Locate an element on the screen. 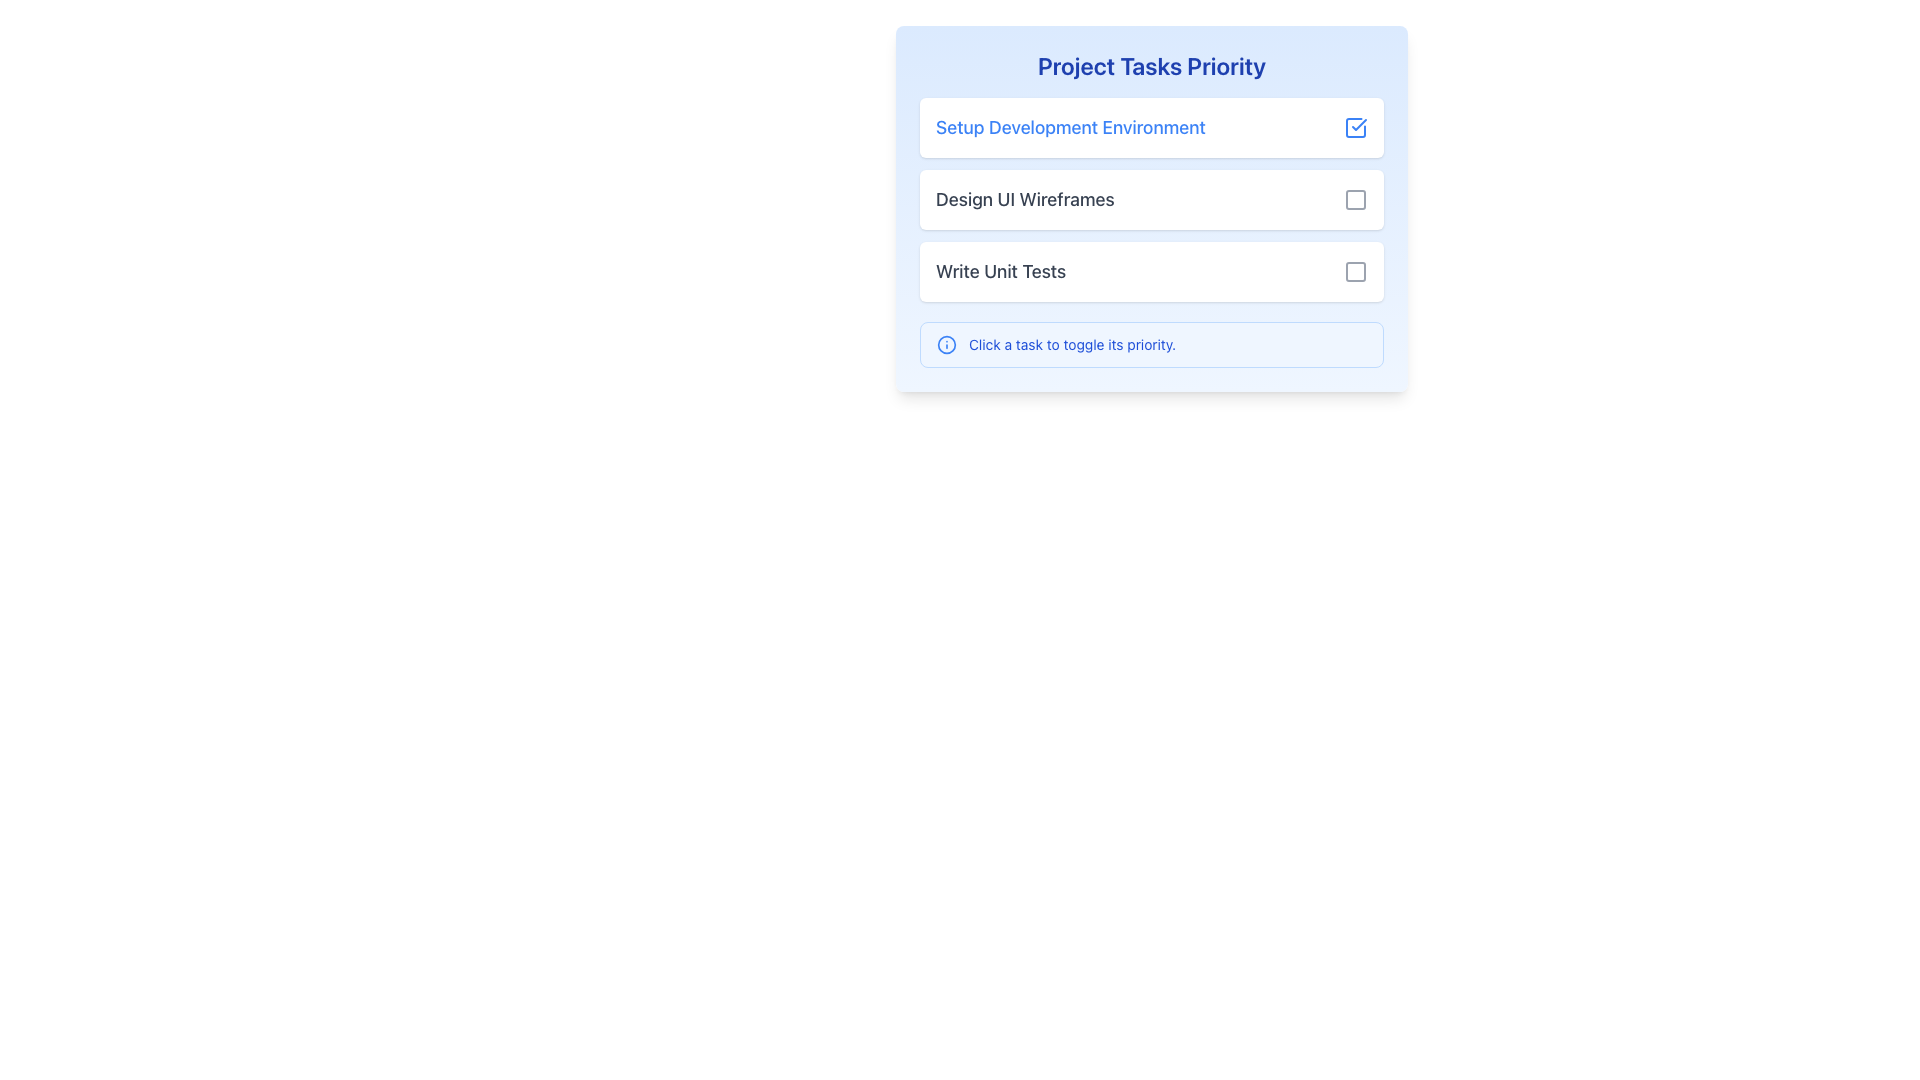 This screenshot has width=1920, height=1080. the circular shape with a blue outline, part of the blue-themed icon located near the text 'Click a task to toggle its priority.' in the 'Project Tasks Priority' panel is located at coordinates (945, 343).